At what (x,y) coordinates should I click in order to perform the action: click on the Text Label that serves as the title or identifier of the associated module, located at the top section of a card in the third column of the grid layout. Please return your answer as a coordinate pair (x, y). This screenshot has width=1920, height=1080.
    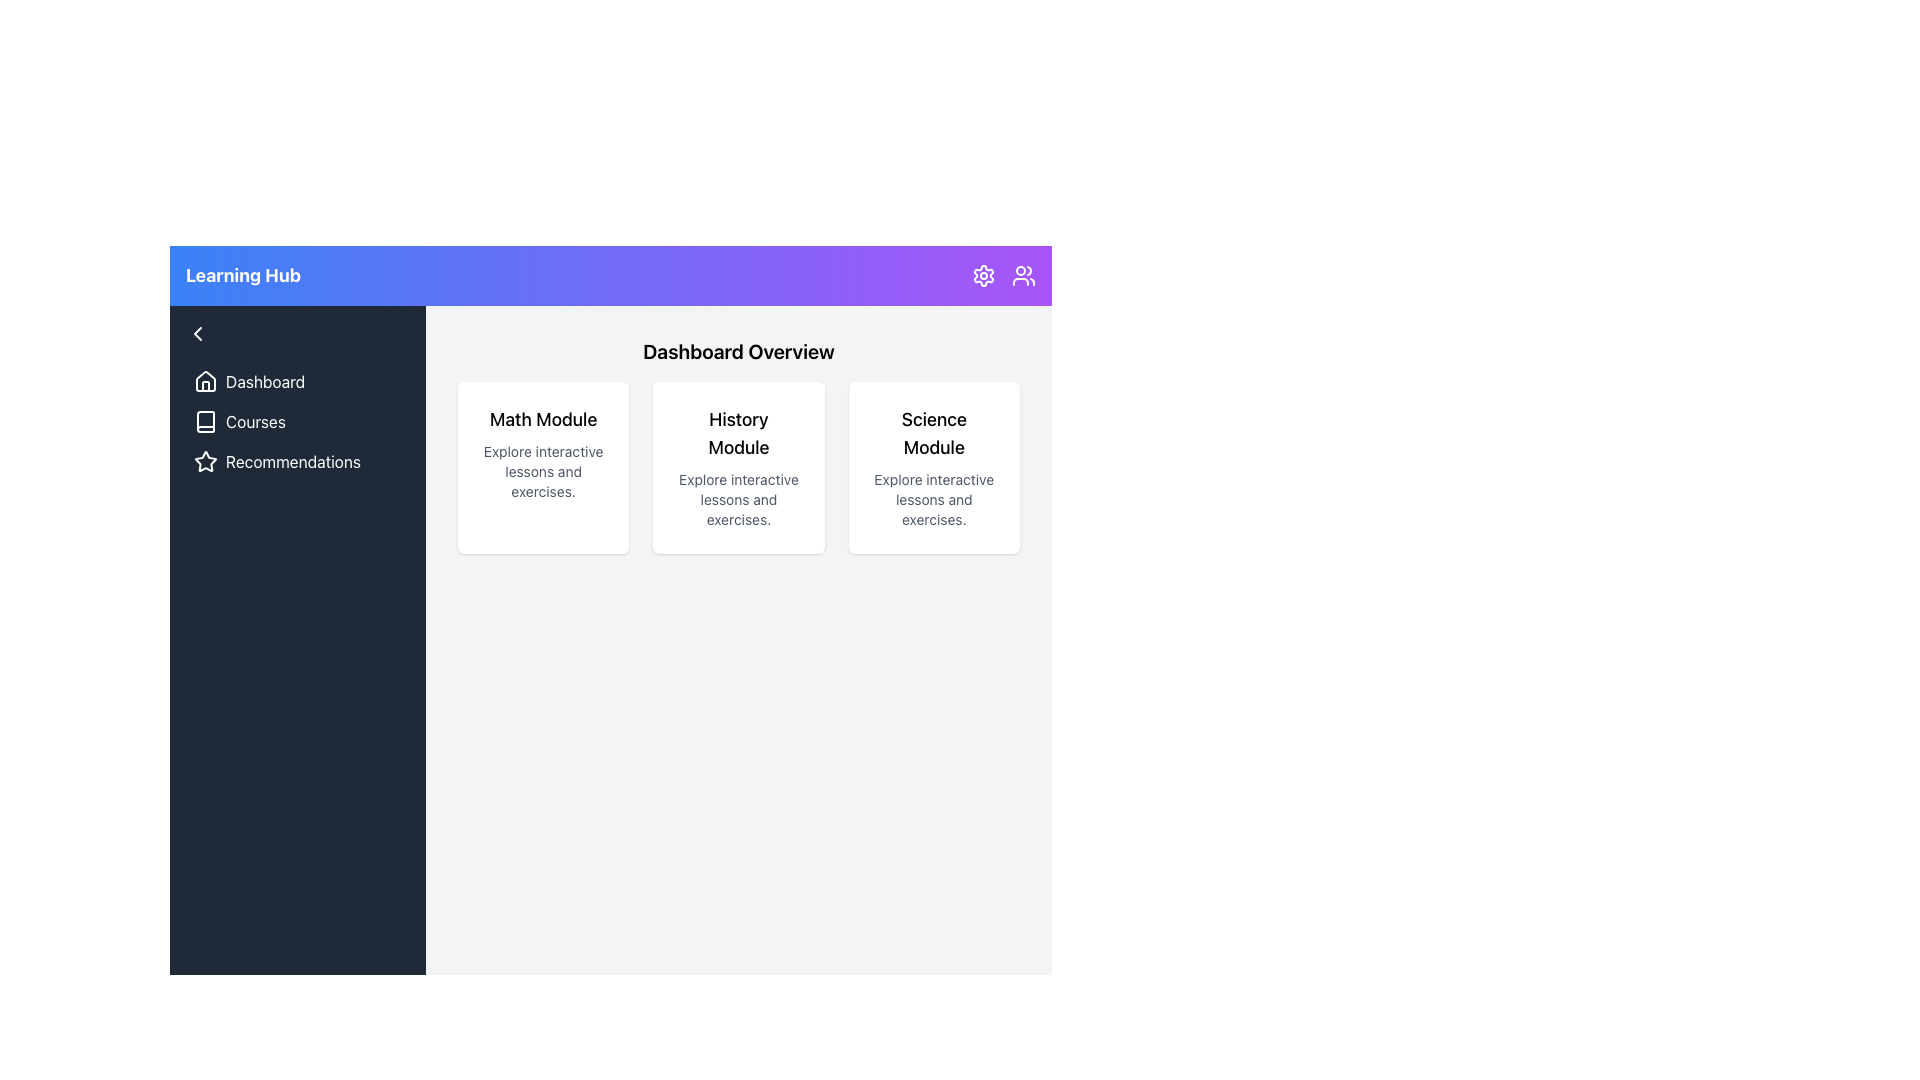
    Looking at the image, I should click on (933, 433).